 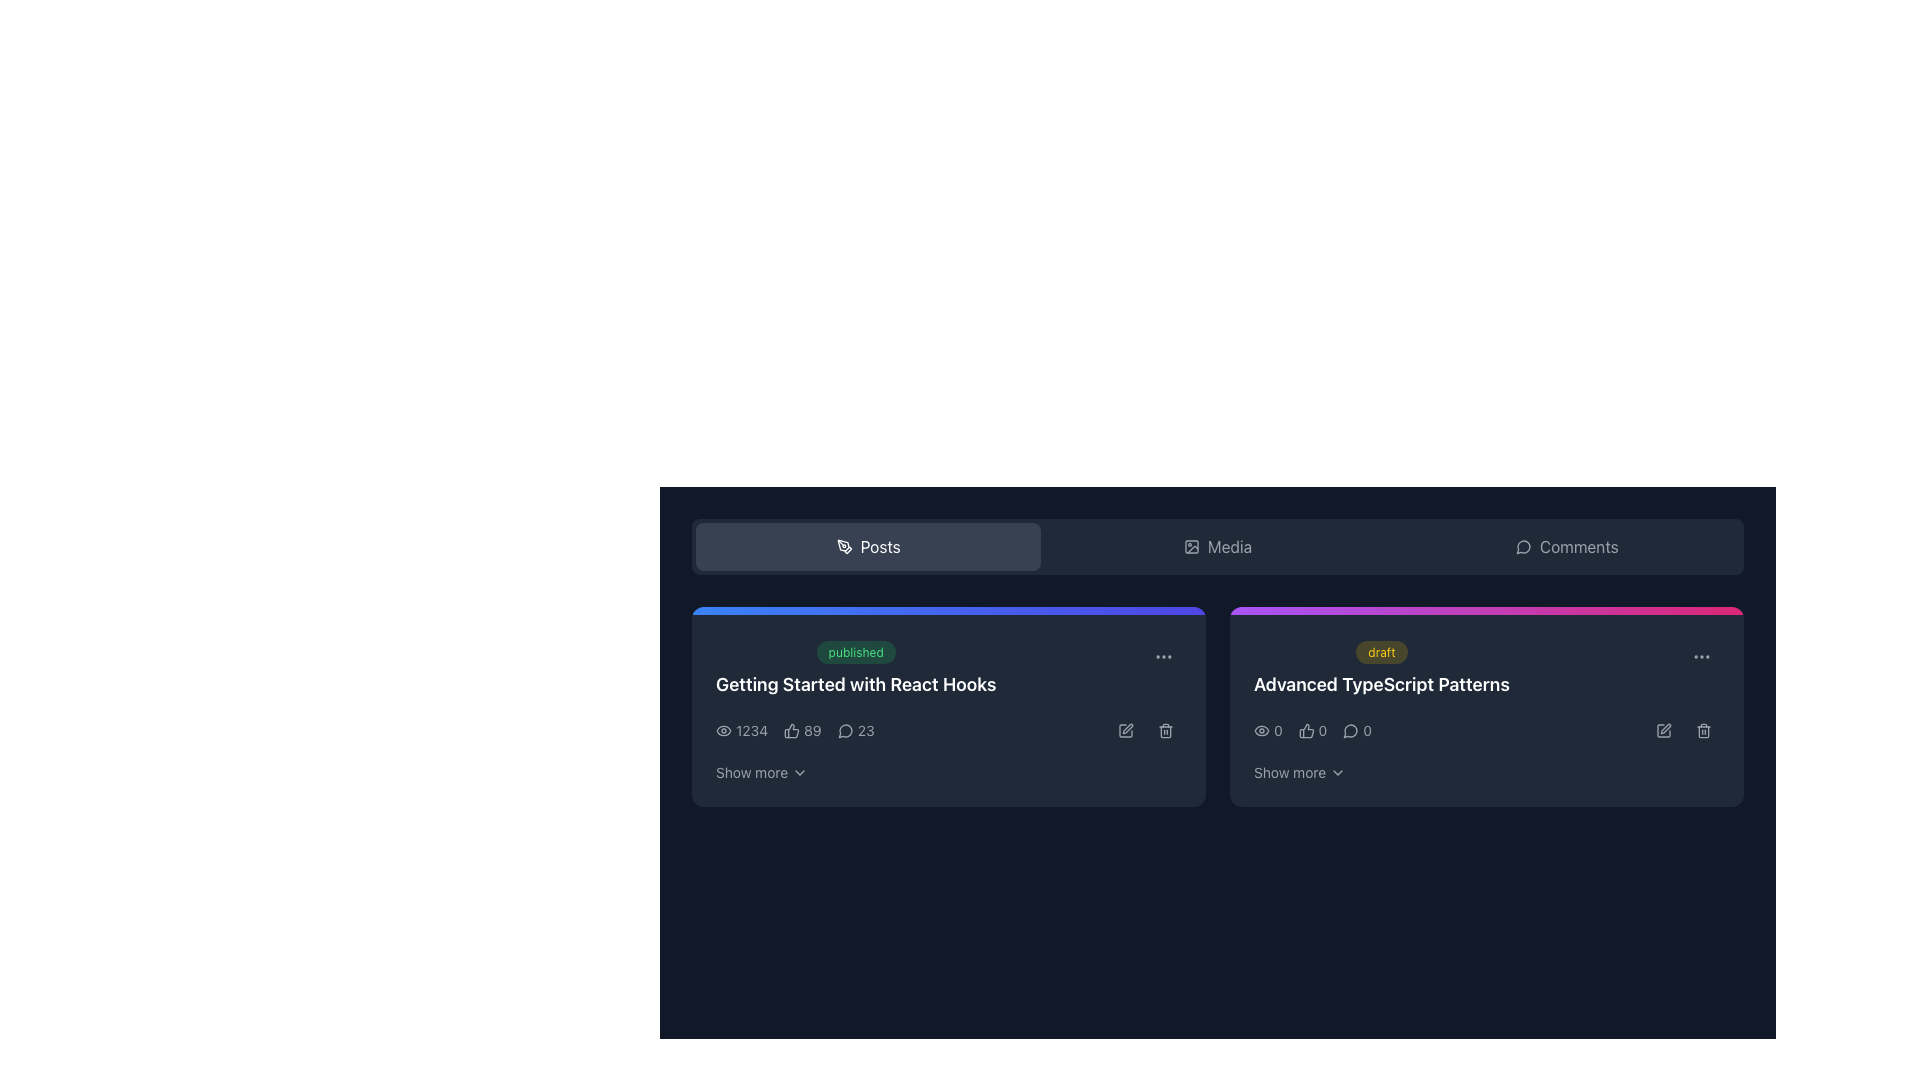 I want to click on information displayed in the text display showing the number '89', located to the right of the thumbs-up icon within the card under 'Getting Started with React Hooks', so click(x=812, y=731).